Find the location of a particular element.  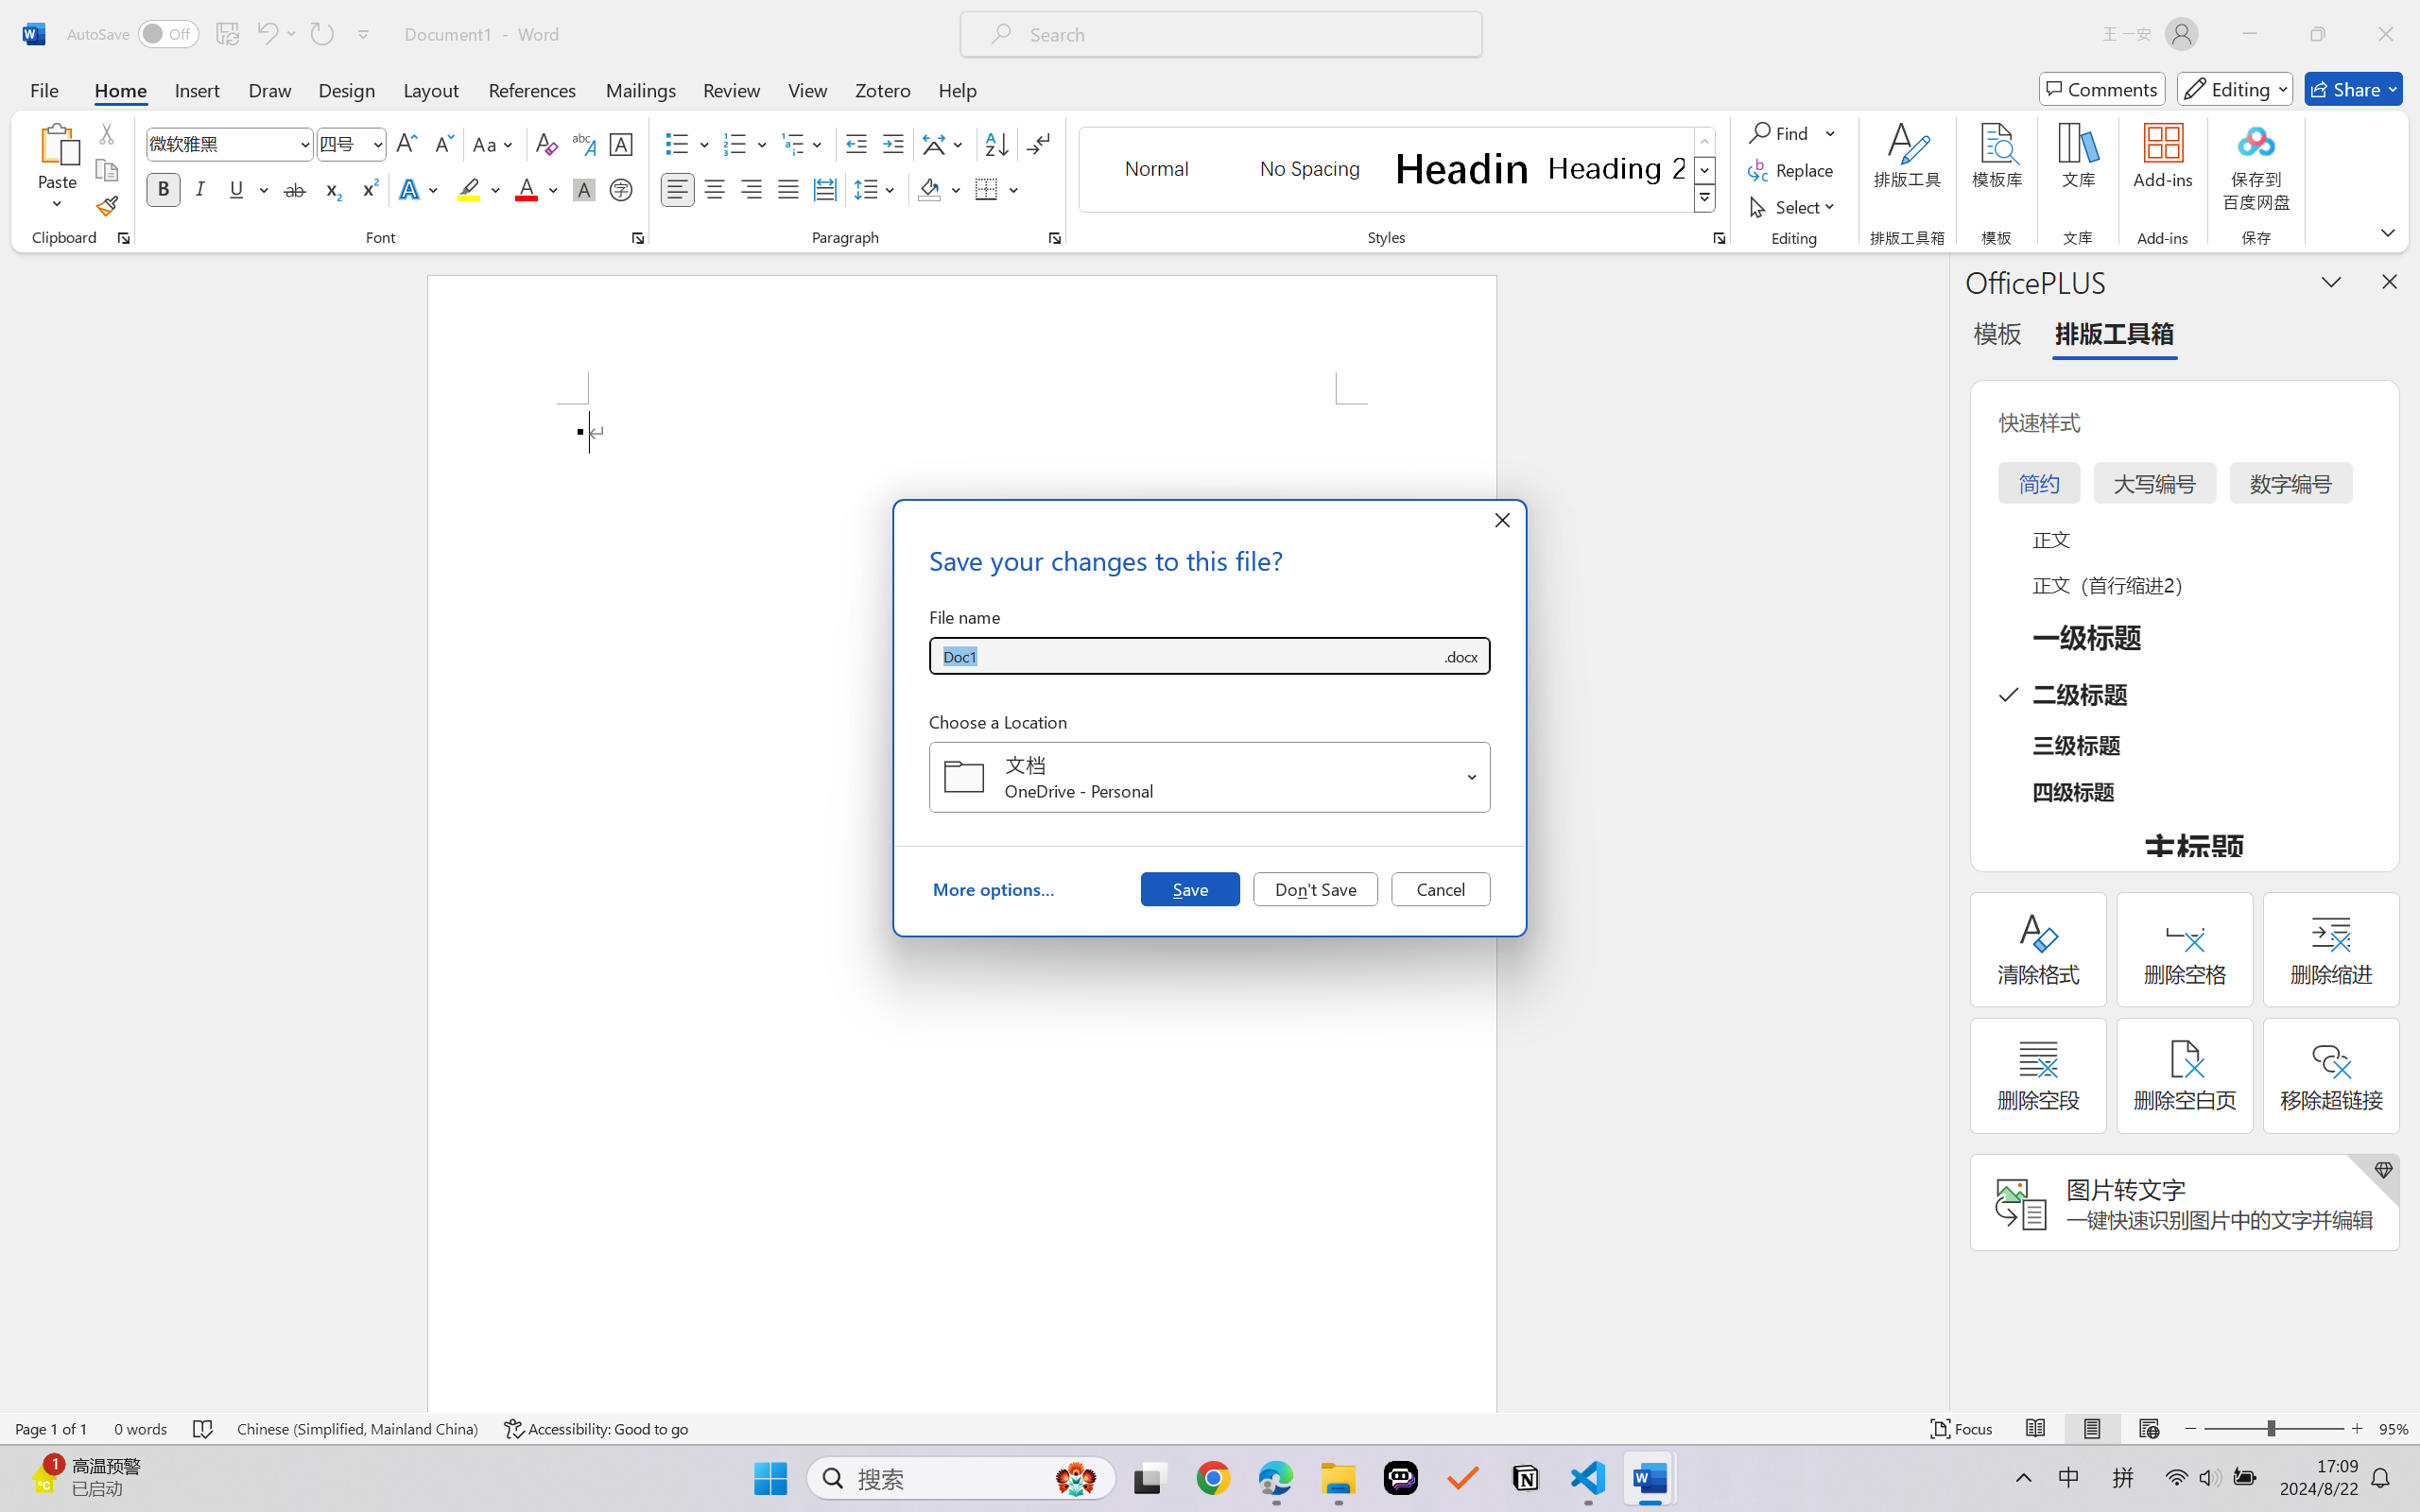

'Language Chinese (Simplified, Mainland China)' is located at coordinates (356, 1428).